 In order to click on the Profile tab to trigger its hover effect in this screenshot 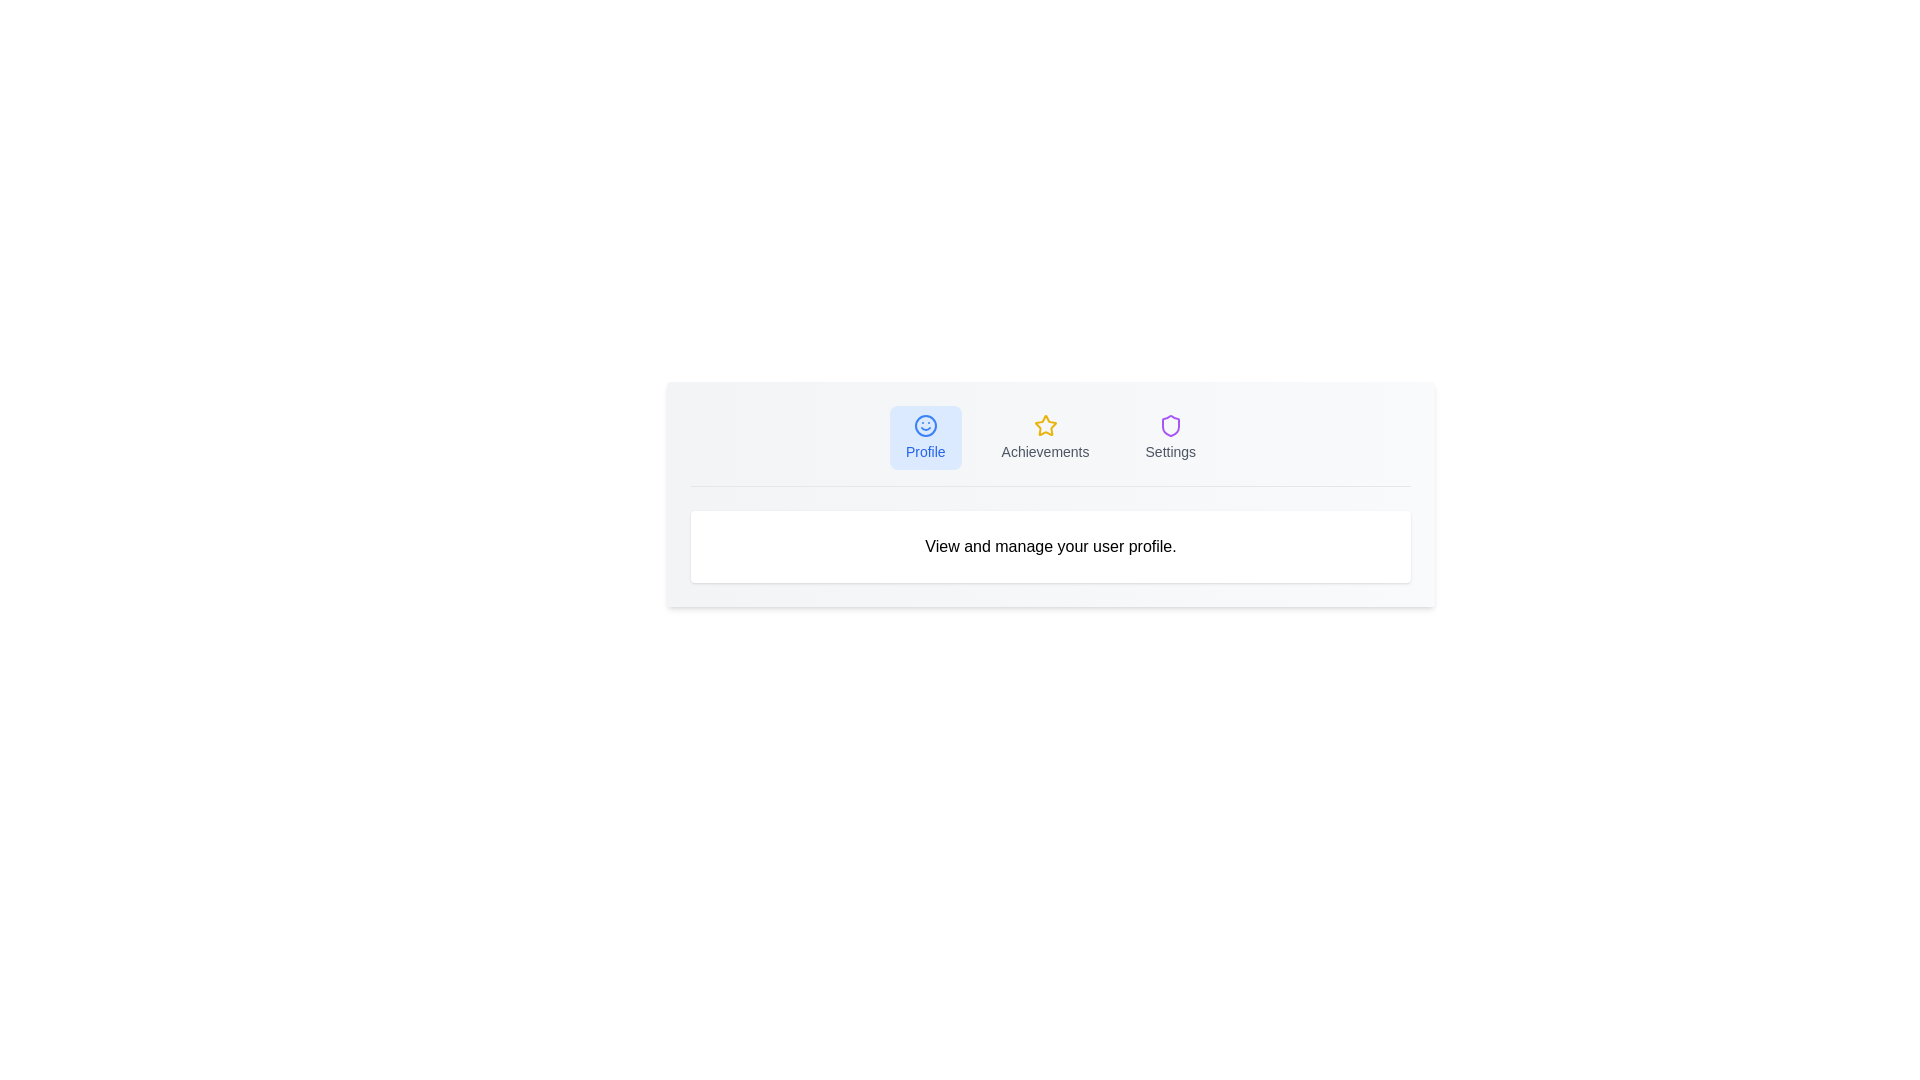, I will do `click(924, 437)`.